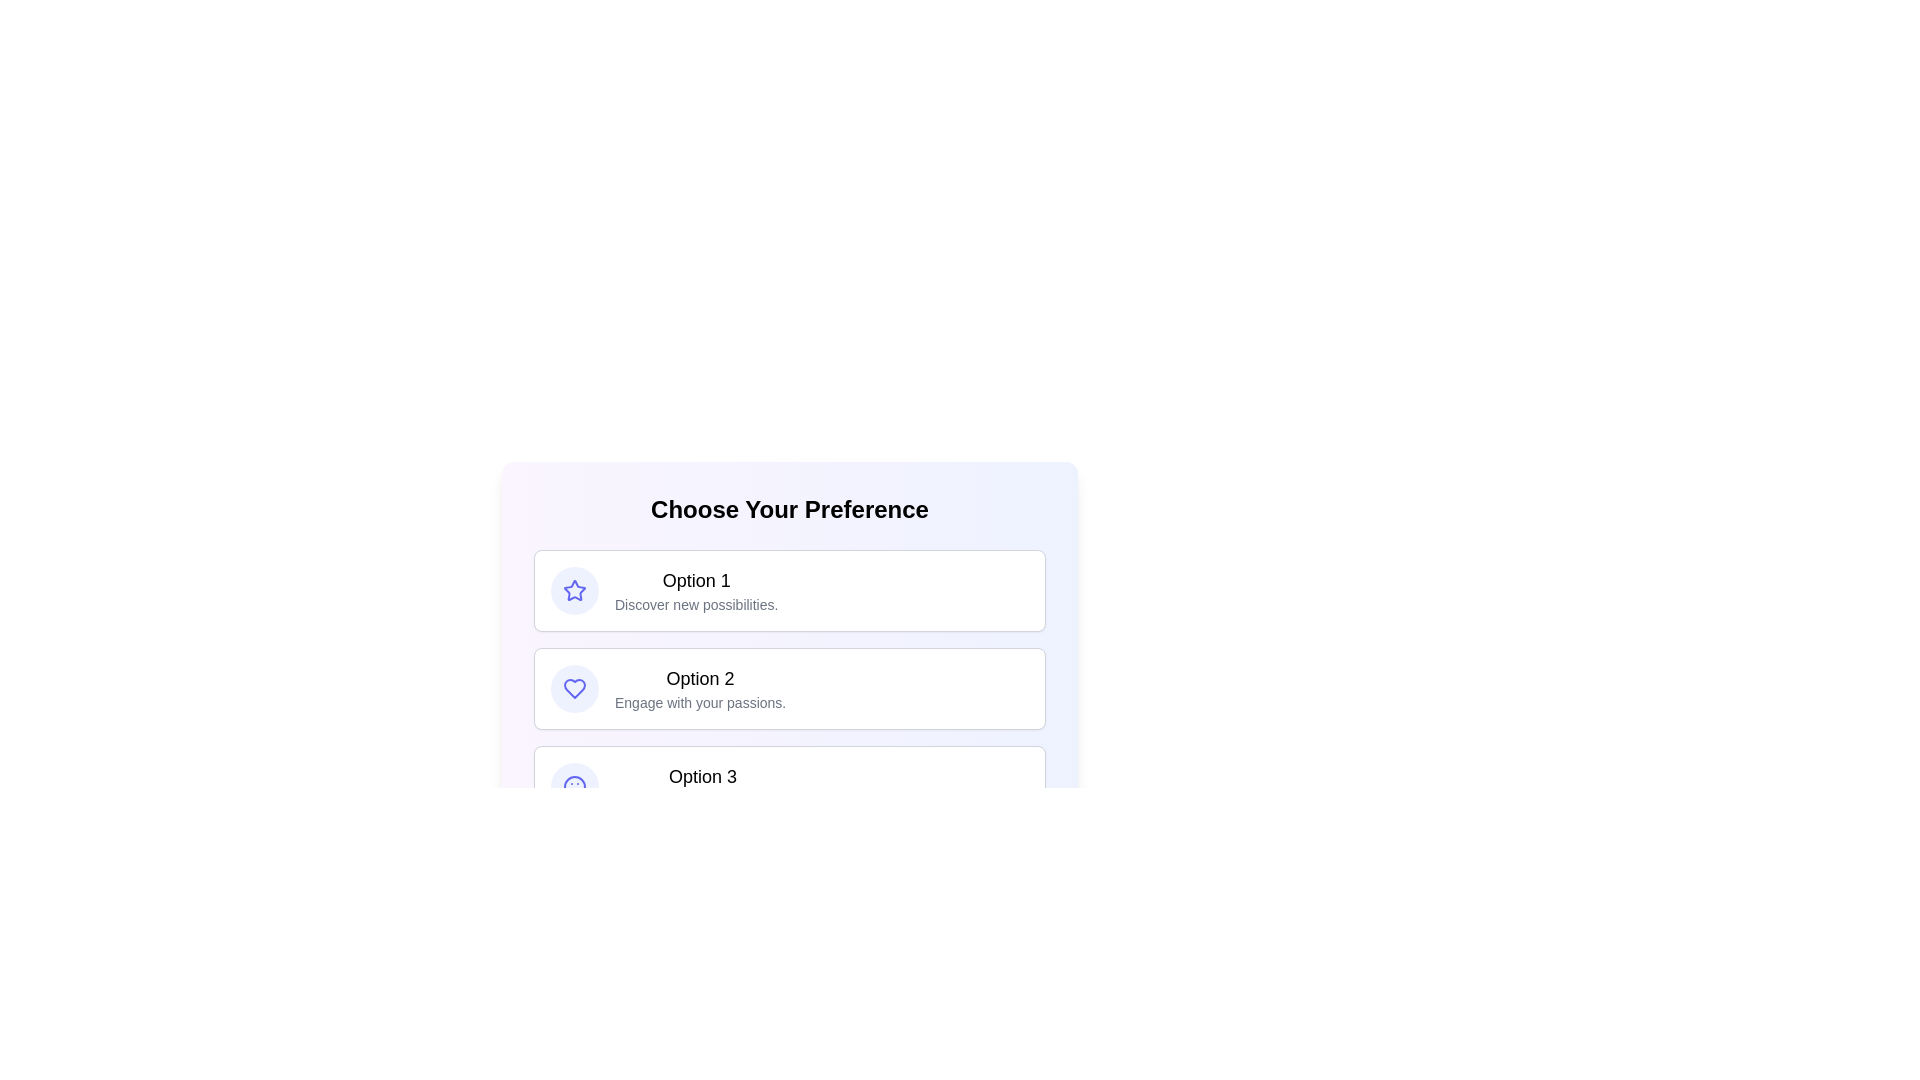 This screenshot has height=1080, width=1920. Describe the element at coordinates (574, 688) in the screenshot. I see `the Graphic Icon that symbolizes selection or categorization related to preference, located in the middle section of the Options group associated with 'Option 2'` at that location.